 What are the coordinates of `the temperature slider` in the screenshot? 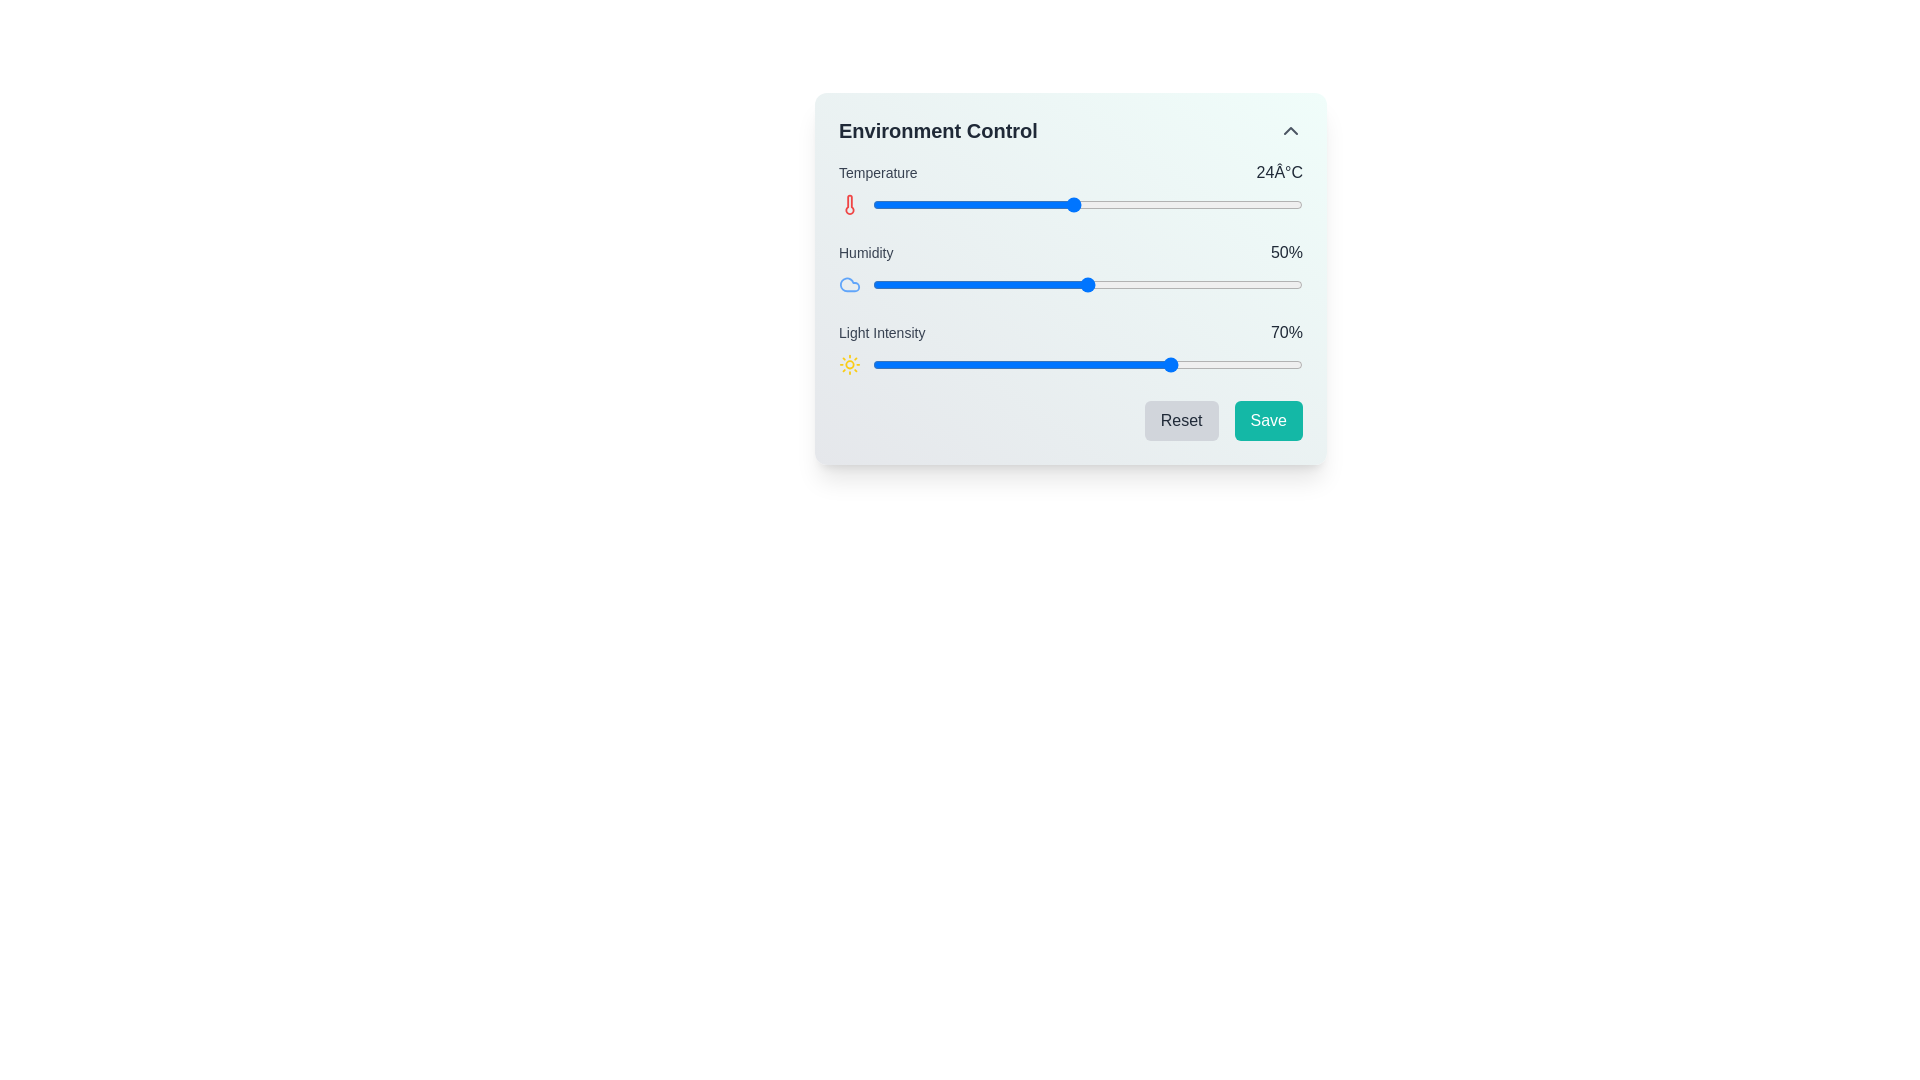 It's located at (1201, 204).